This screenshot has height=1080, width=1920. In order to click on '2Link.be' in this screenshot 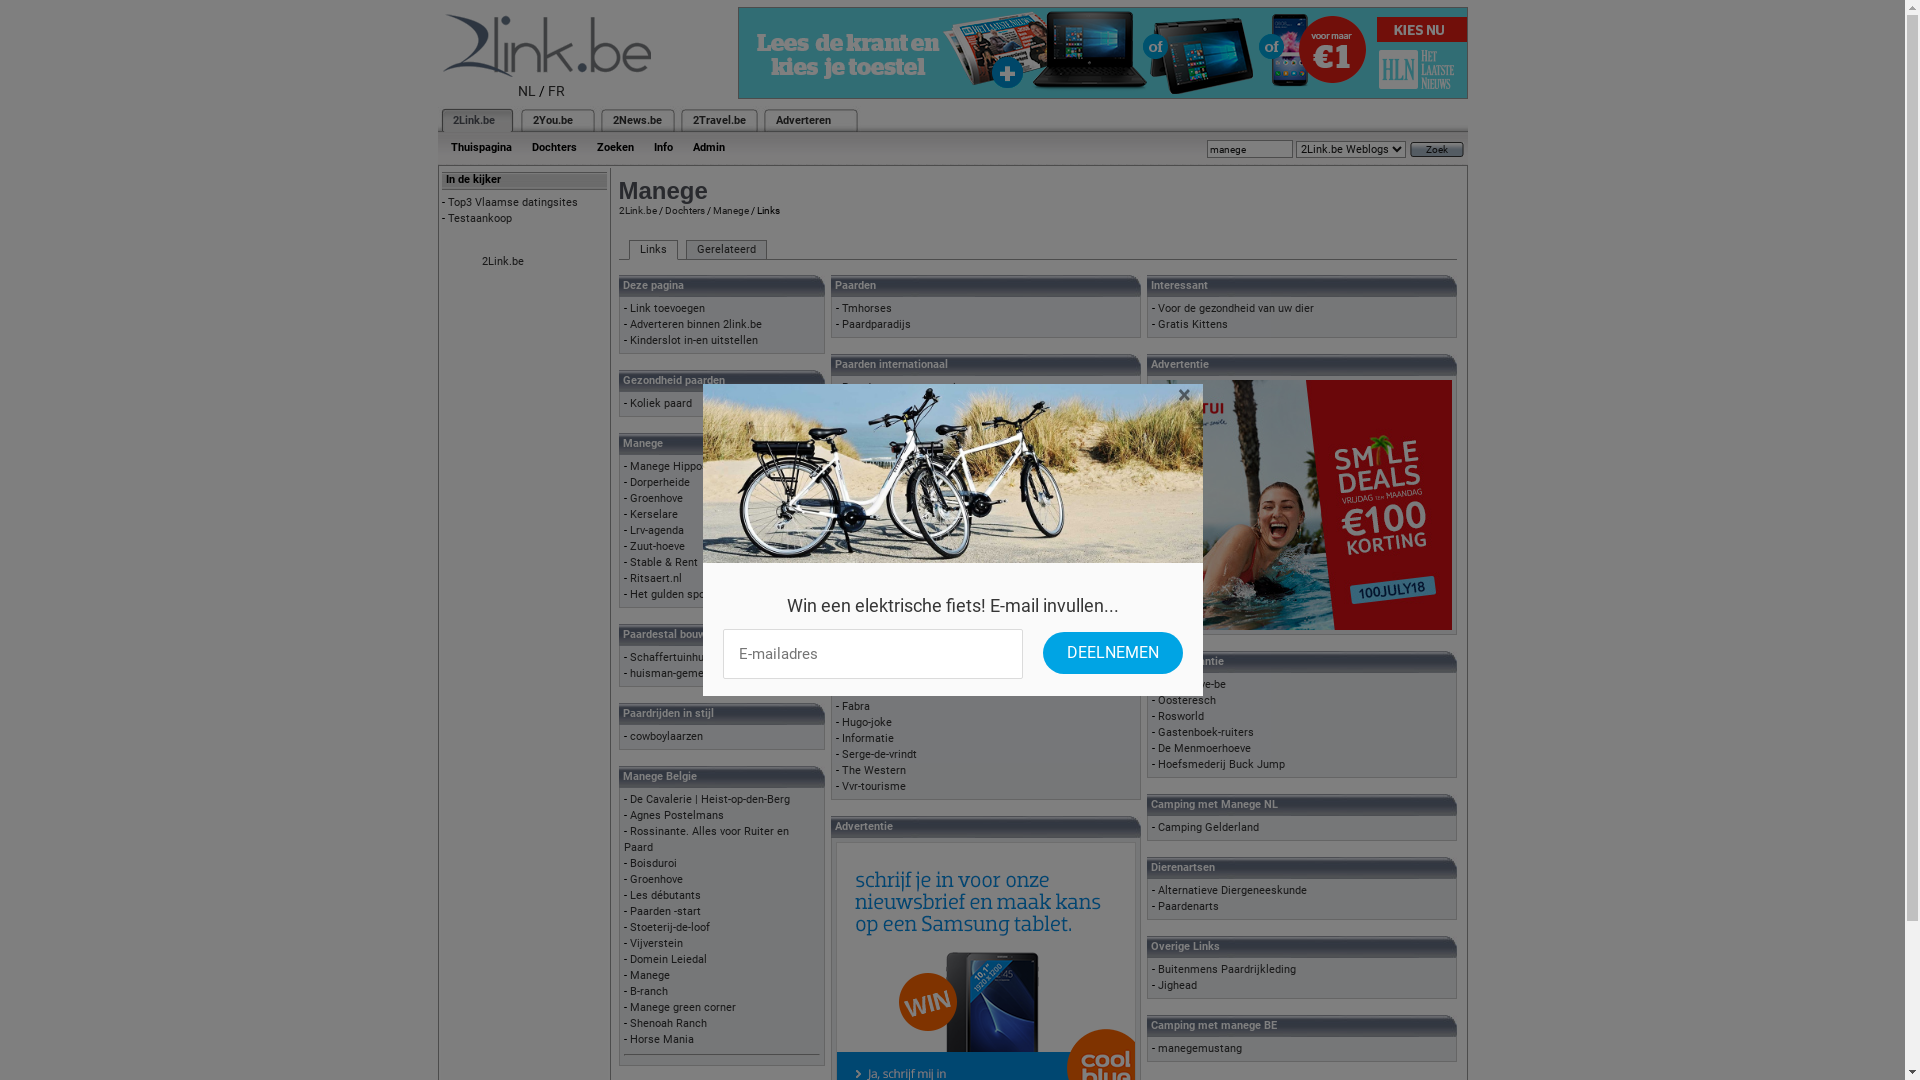, I will do `click(472, 120)`.